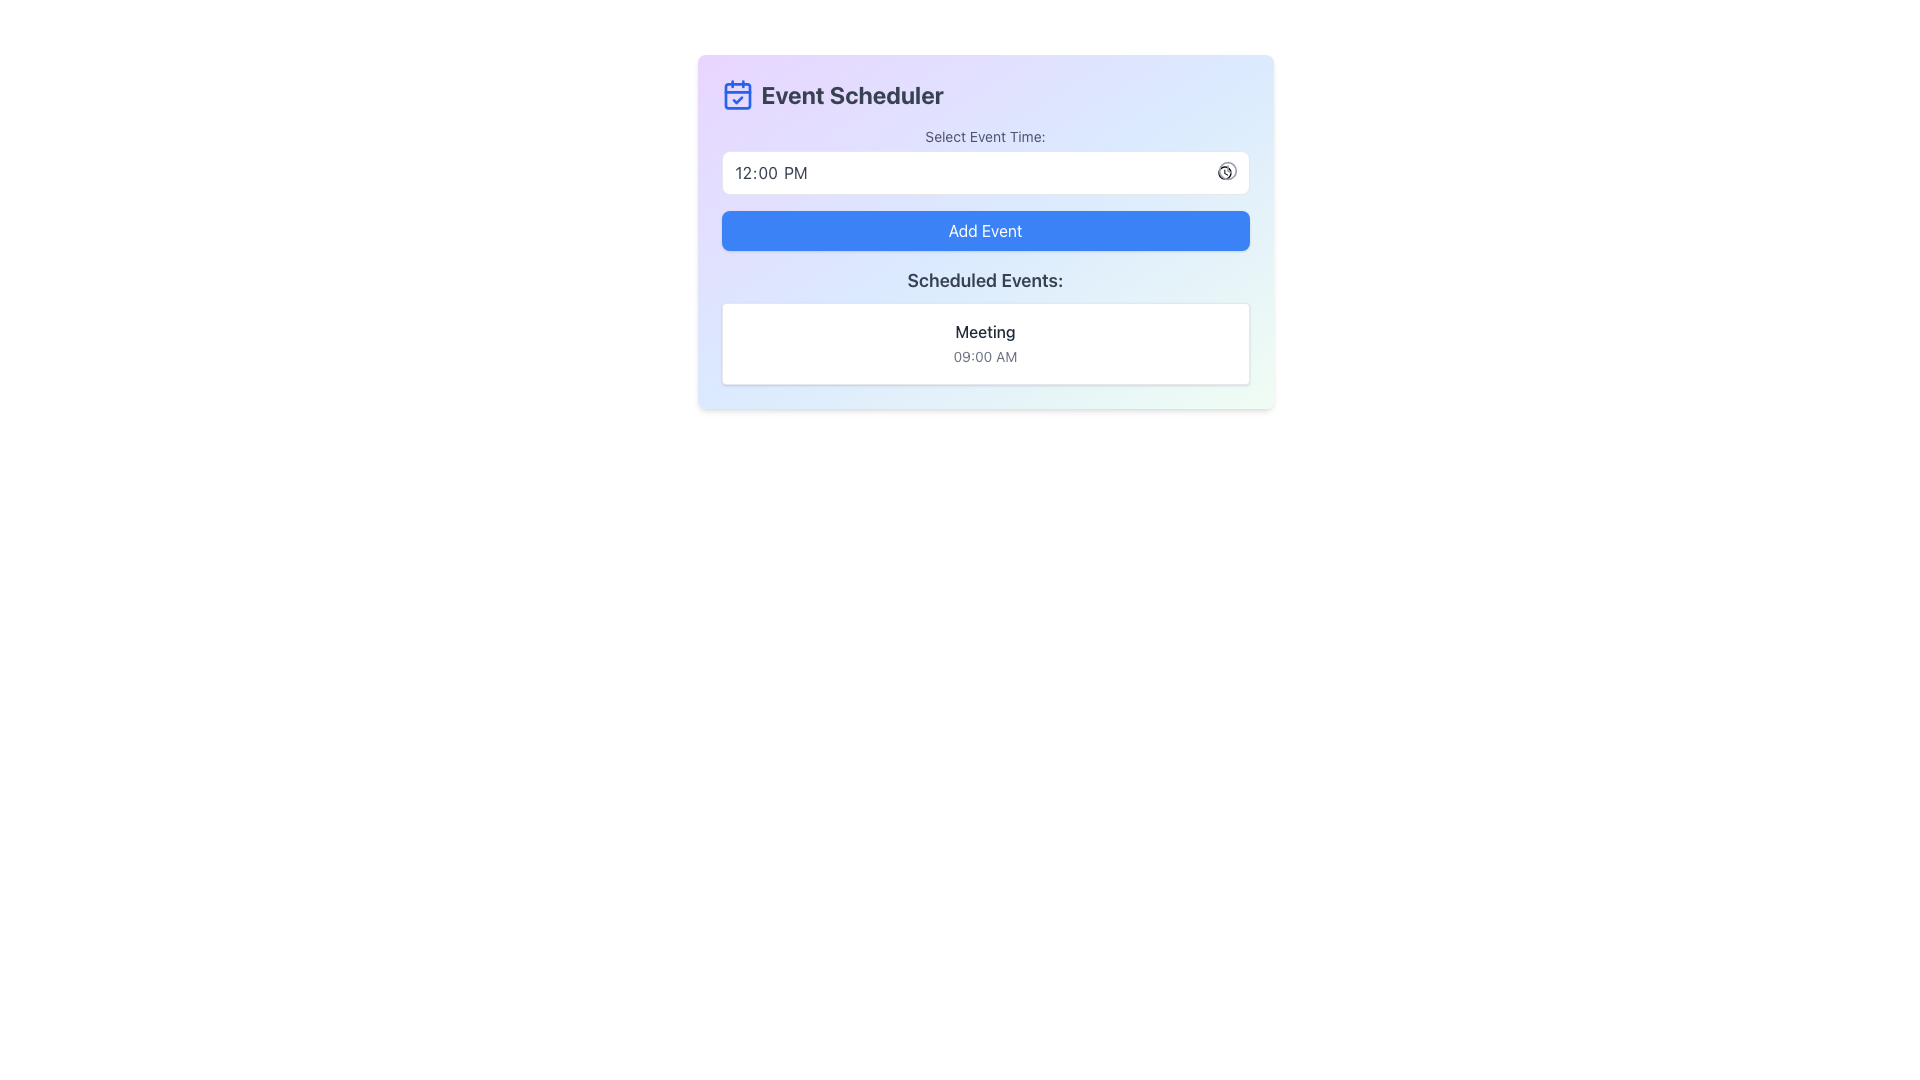 The image size is (1920, 1080). I want to click on the decorative circle element inside the clock icon located to the right of the 'Select Event Time' input field, so click(1226, 169).